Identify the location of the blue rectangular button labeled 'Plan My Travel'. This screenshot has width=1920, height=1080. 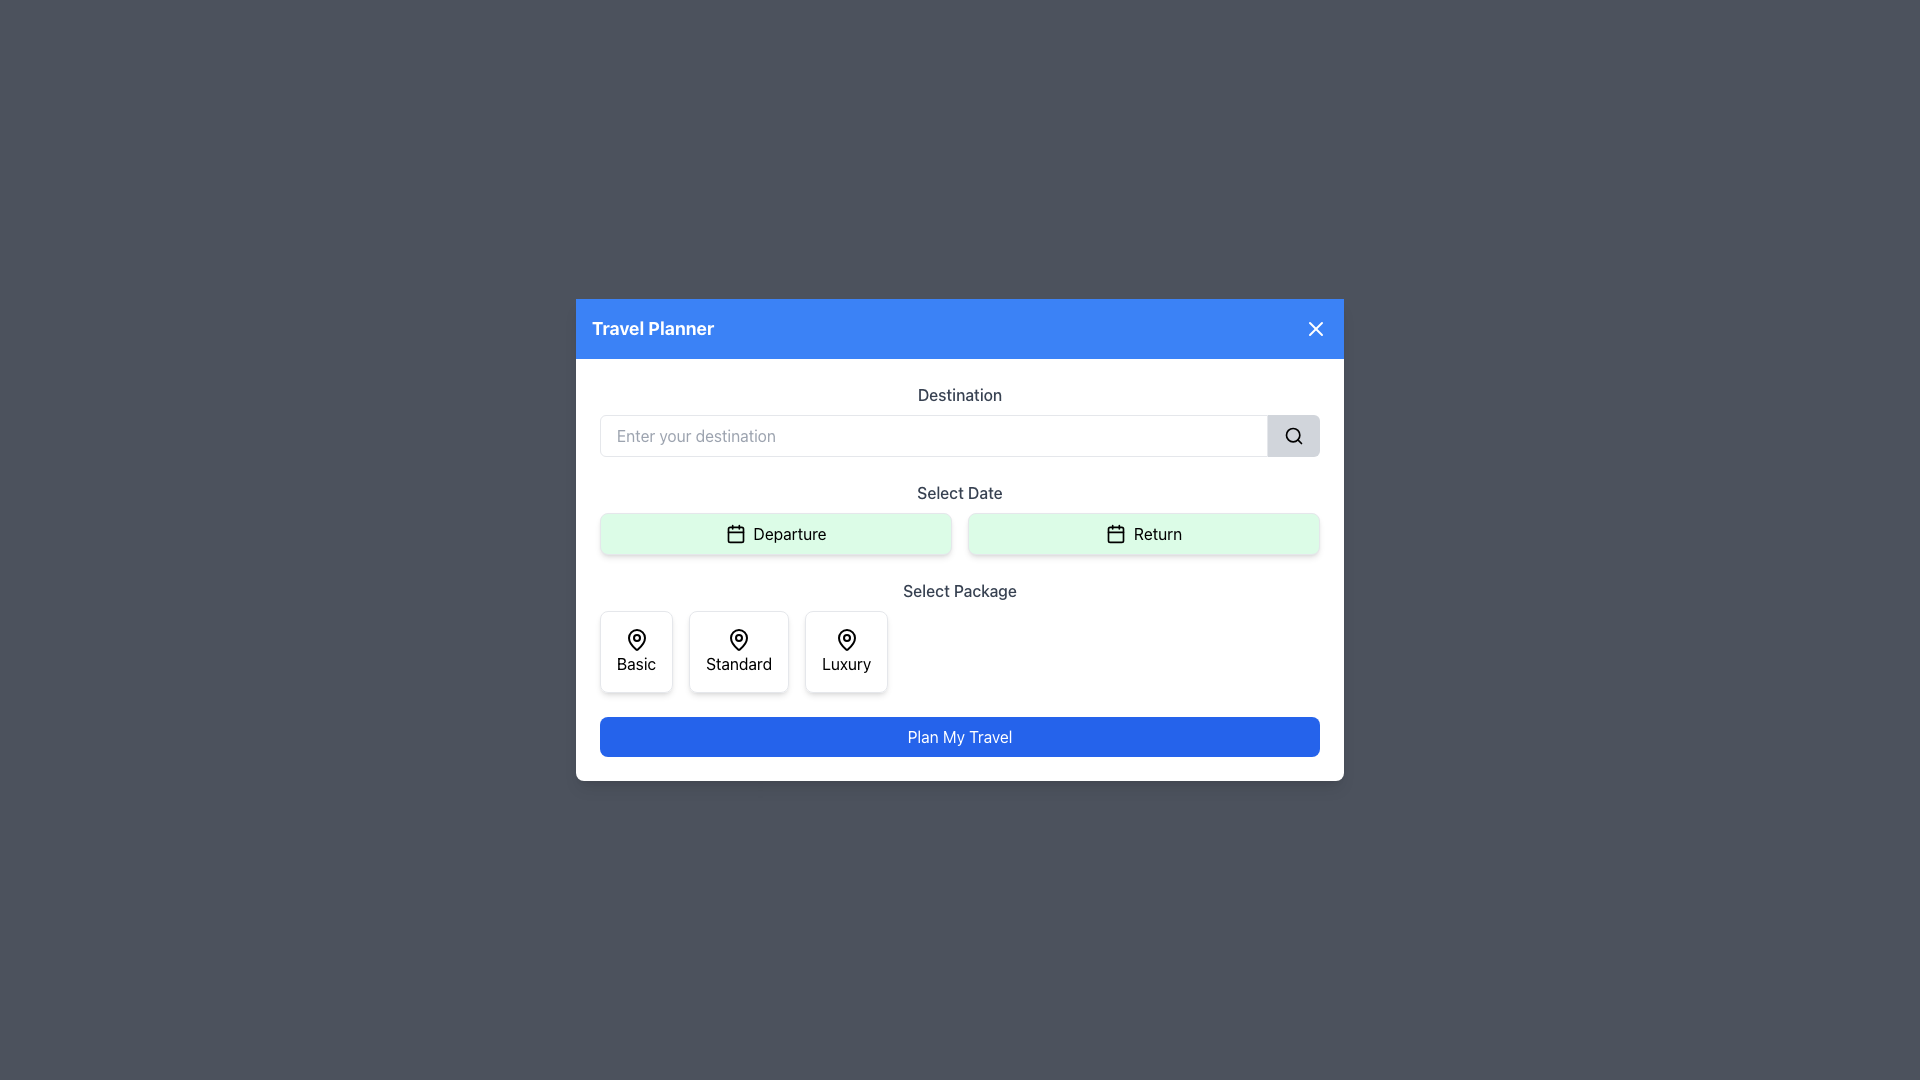
(960, 736).